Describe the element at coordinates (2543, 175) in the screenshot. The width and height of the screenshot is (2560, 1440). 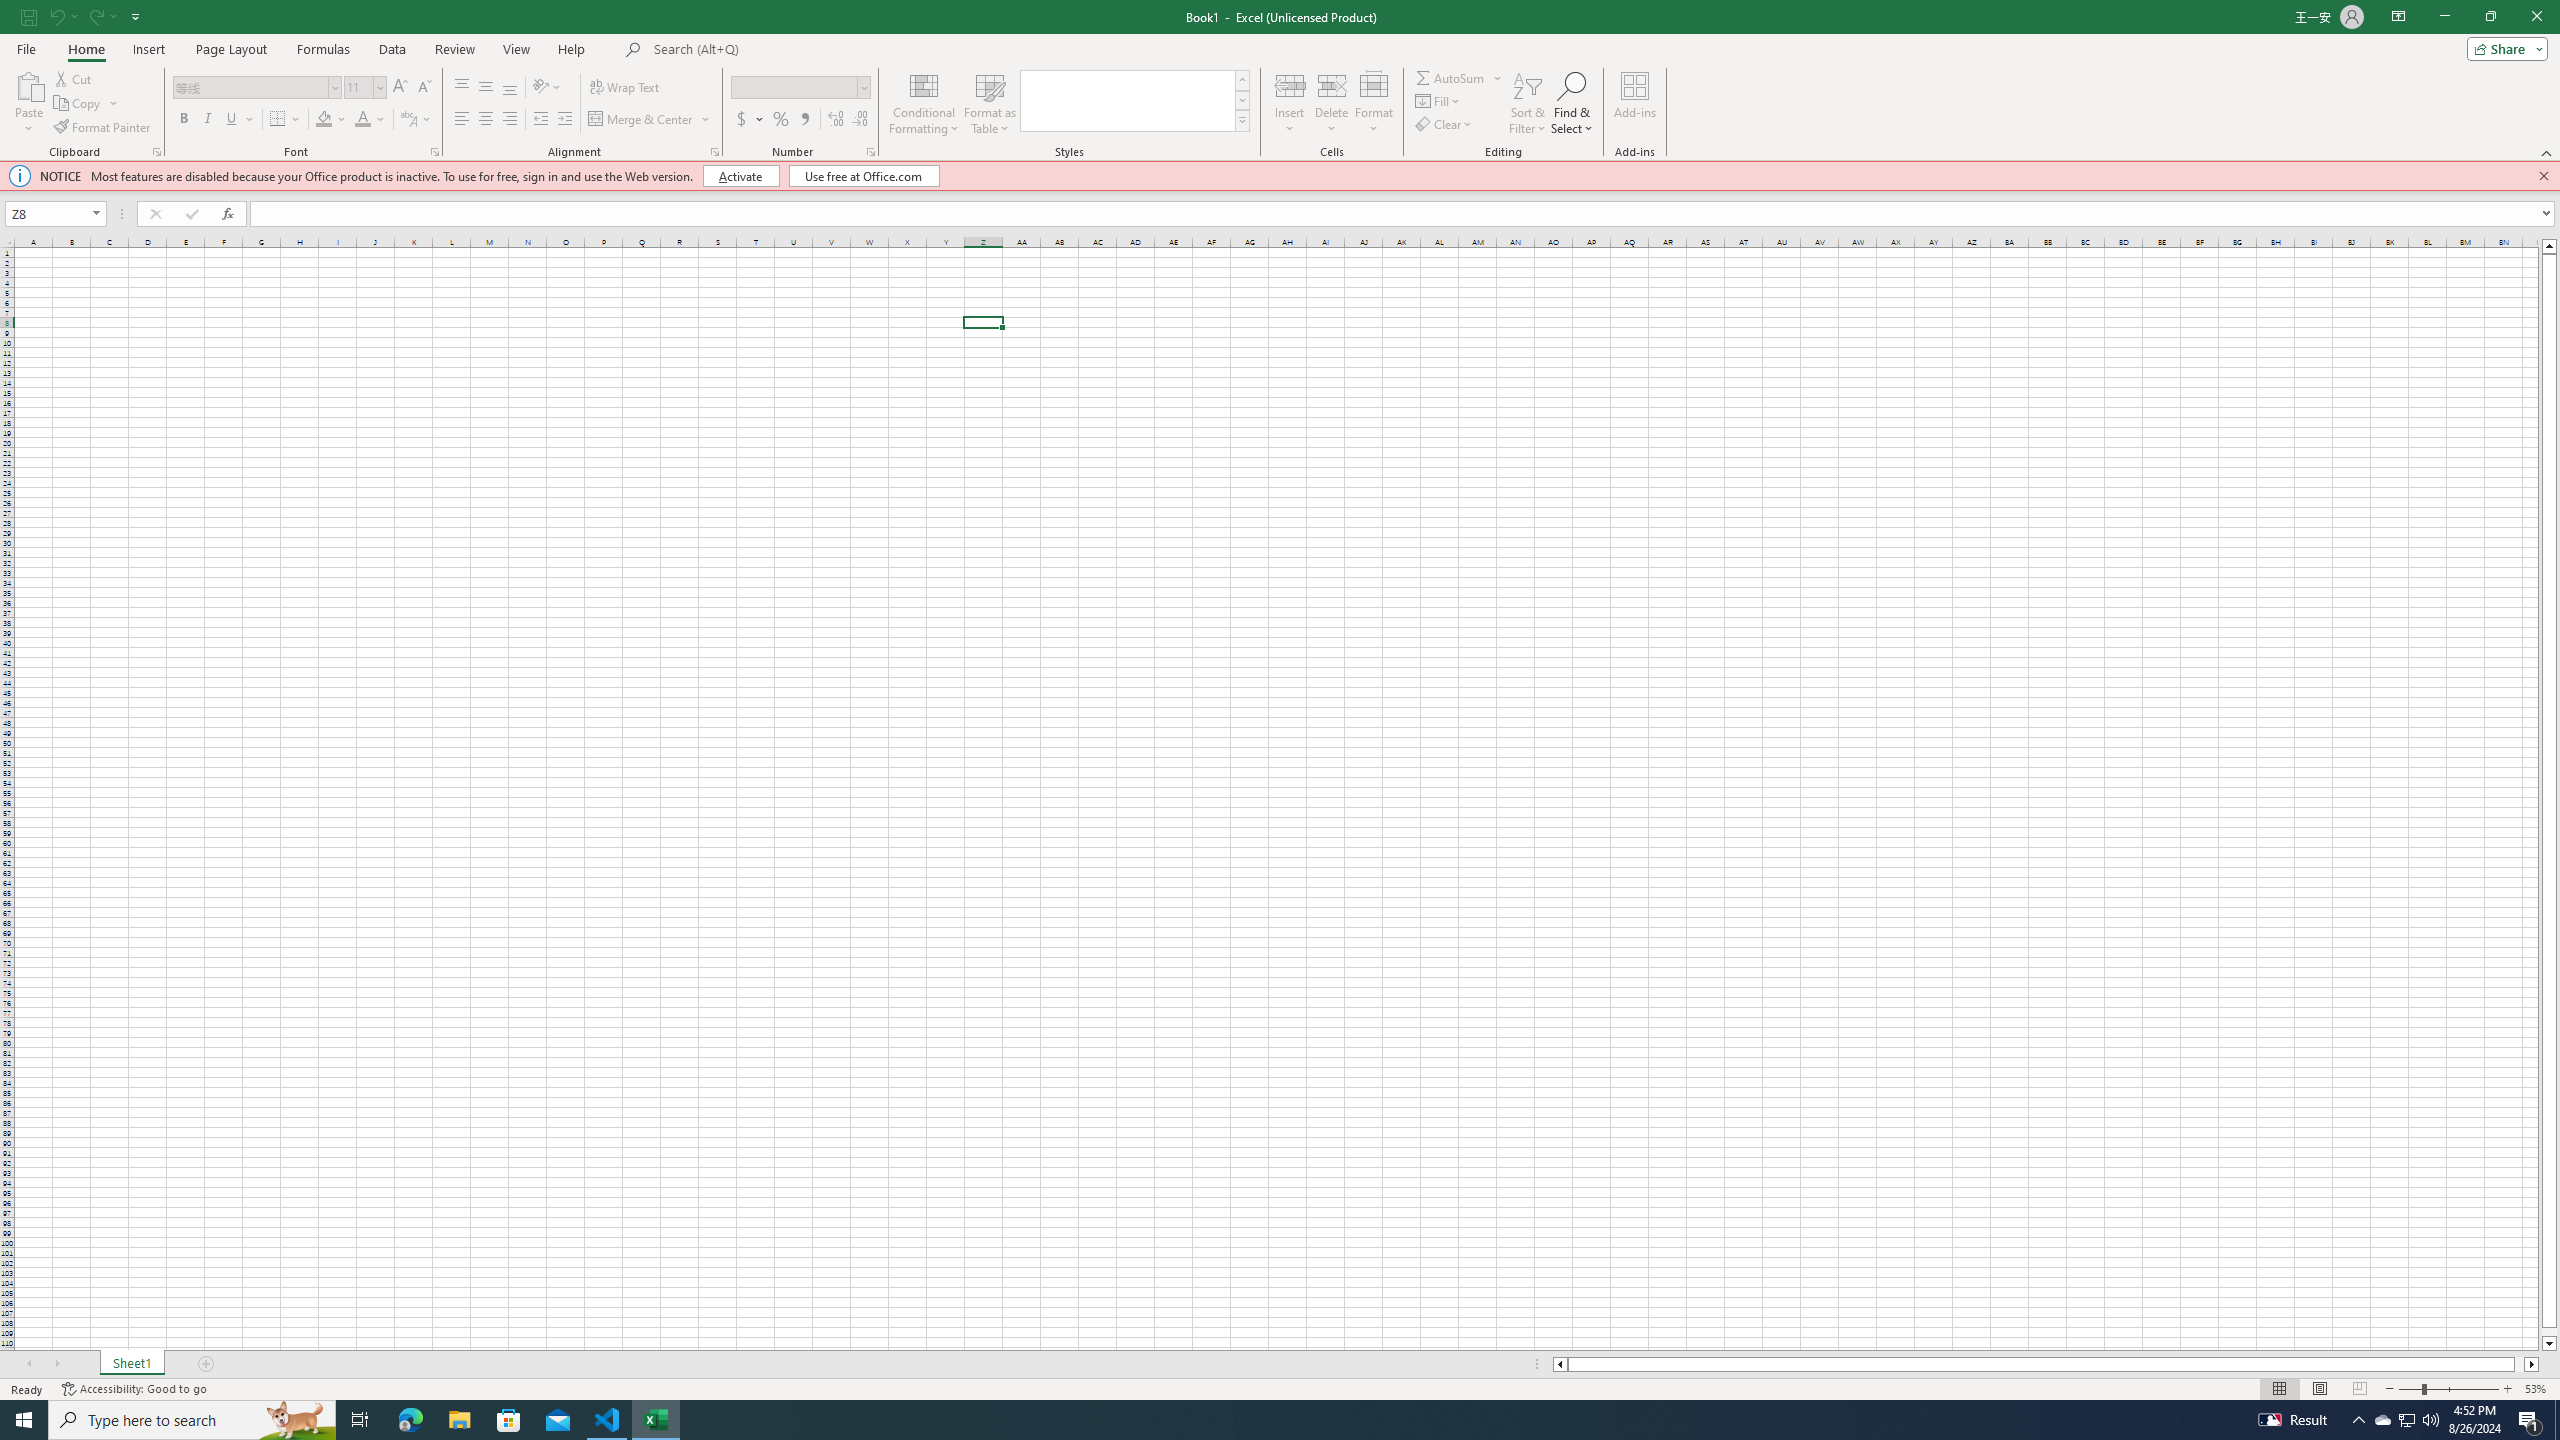
I see `'Close this message'` at that location.